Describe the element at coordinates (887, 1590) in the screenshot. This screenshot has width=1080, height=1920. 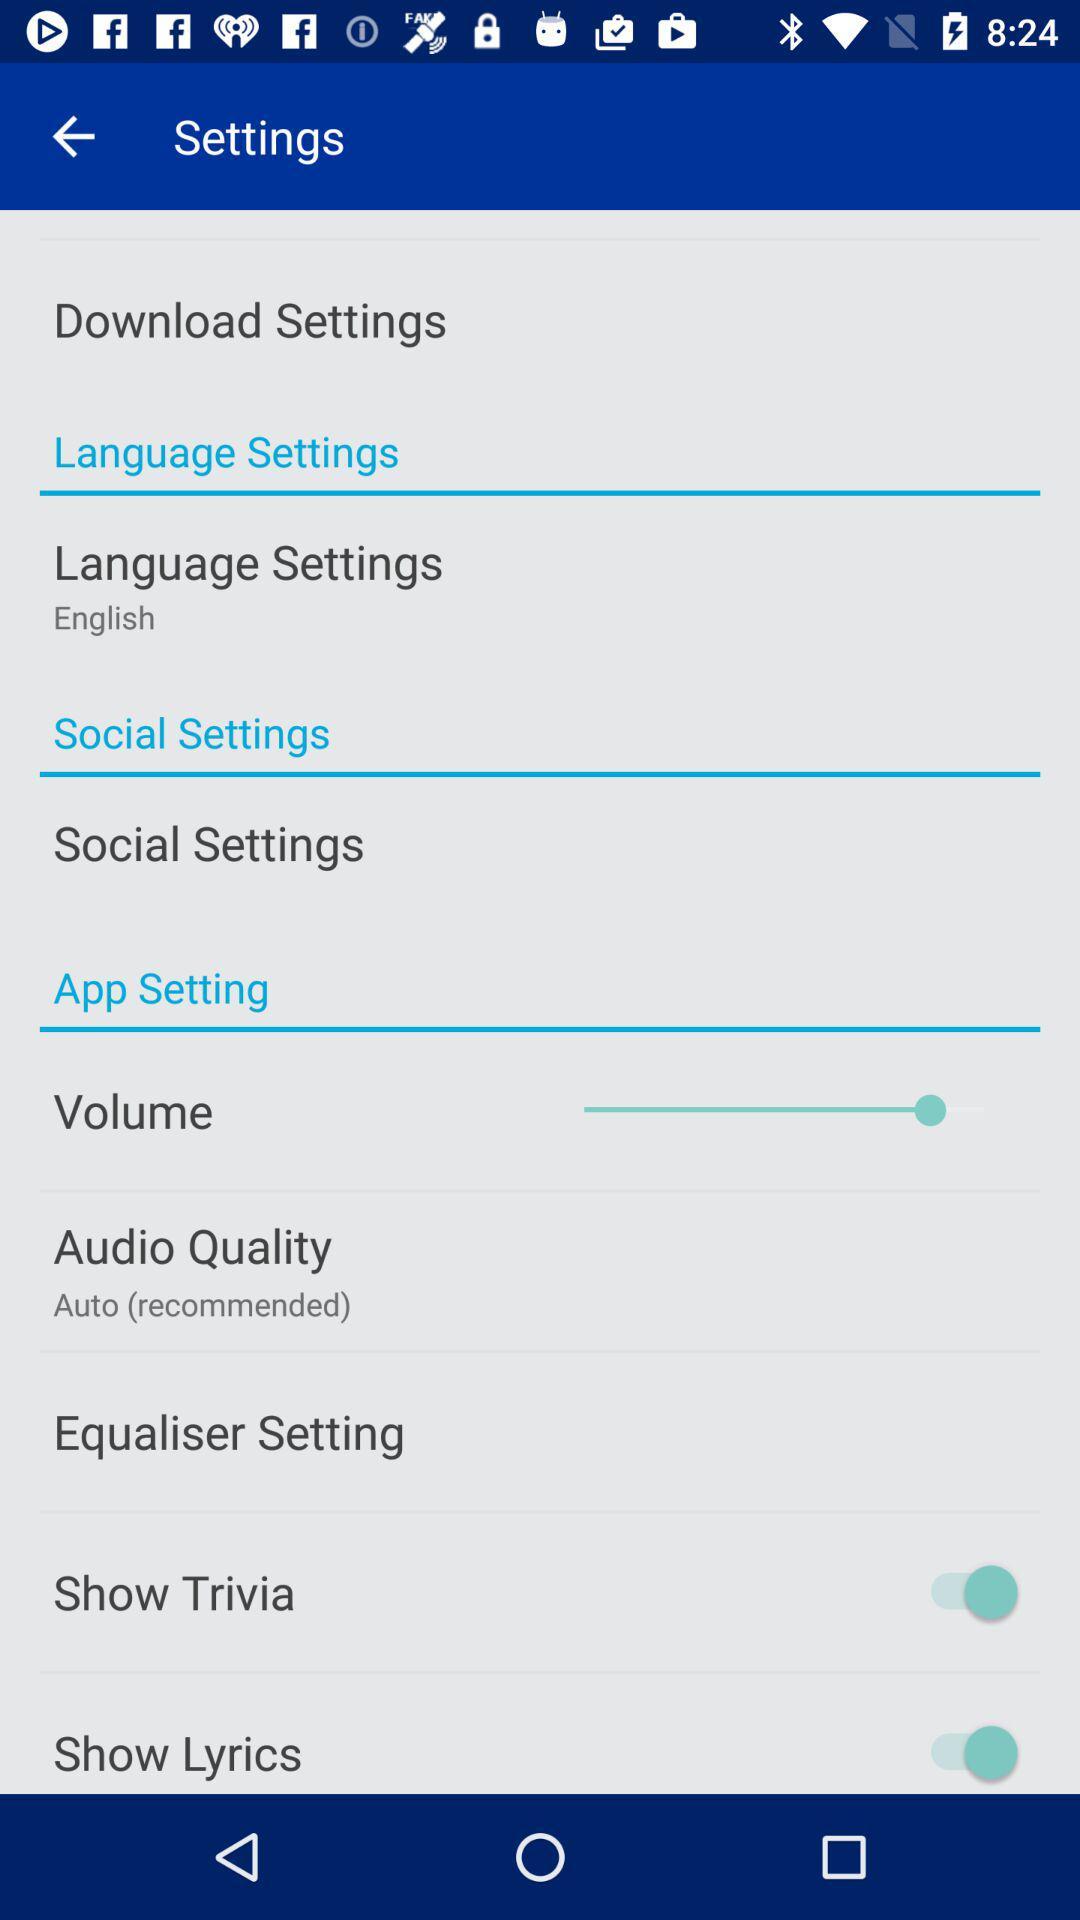
I see `icon to the right of the show trivia item` at that location.